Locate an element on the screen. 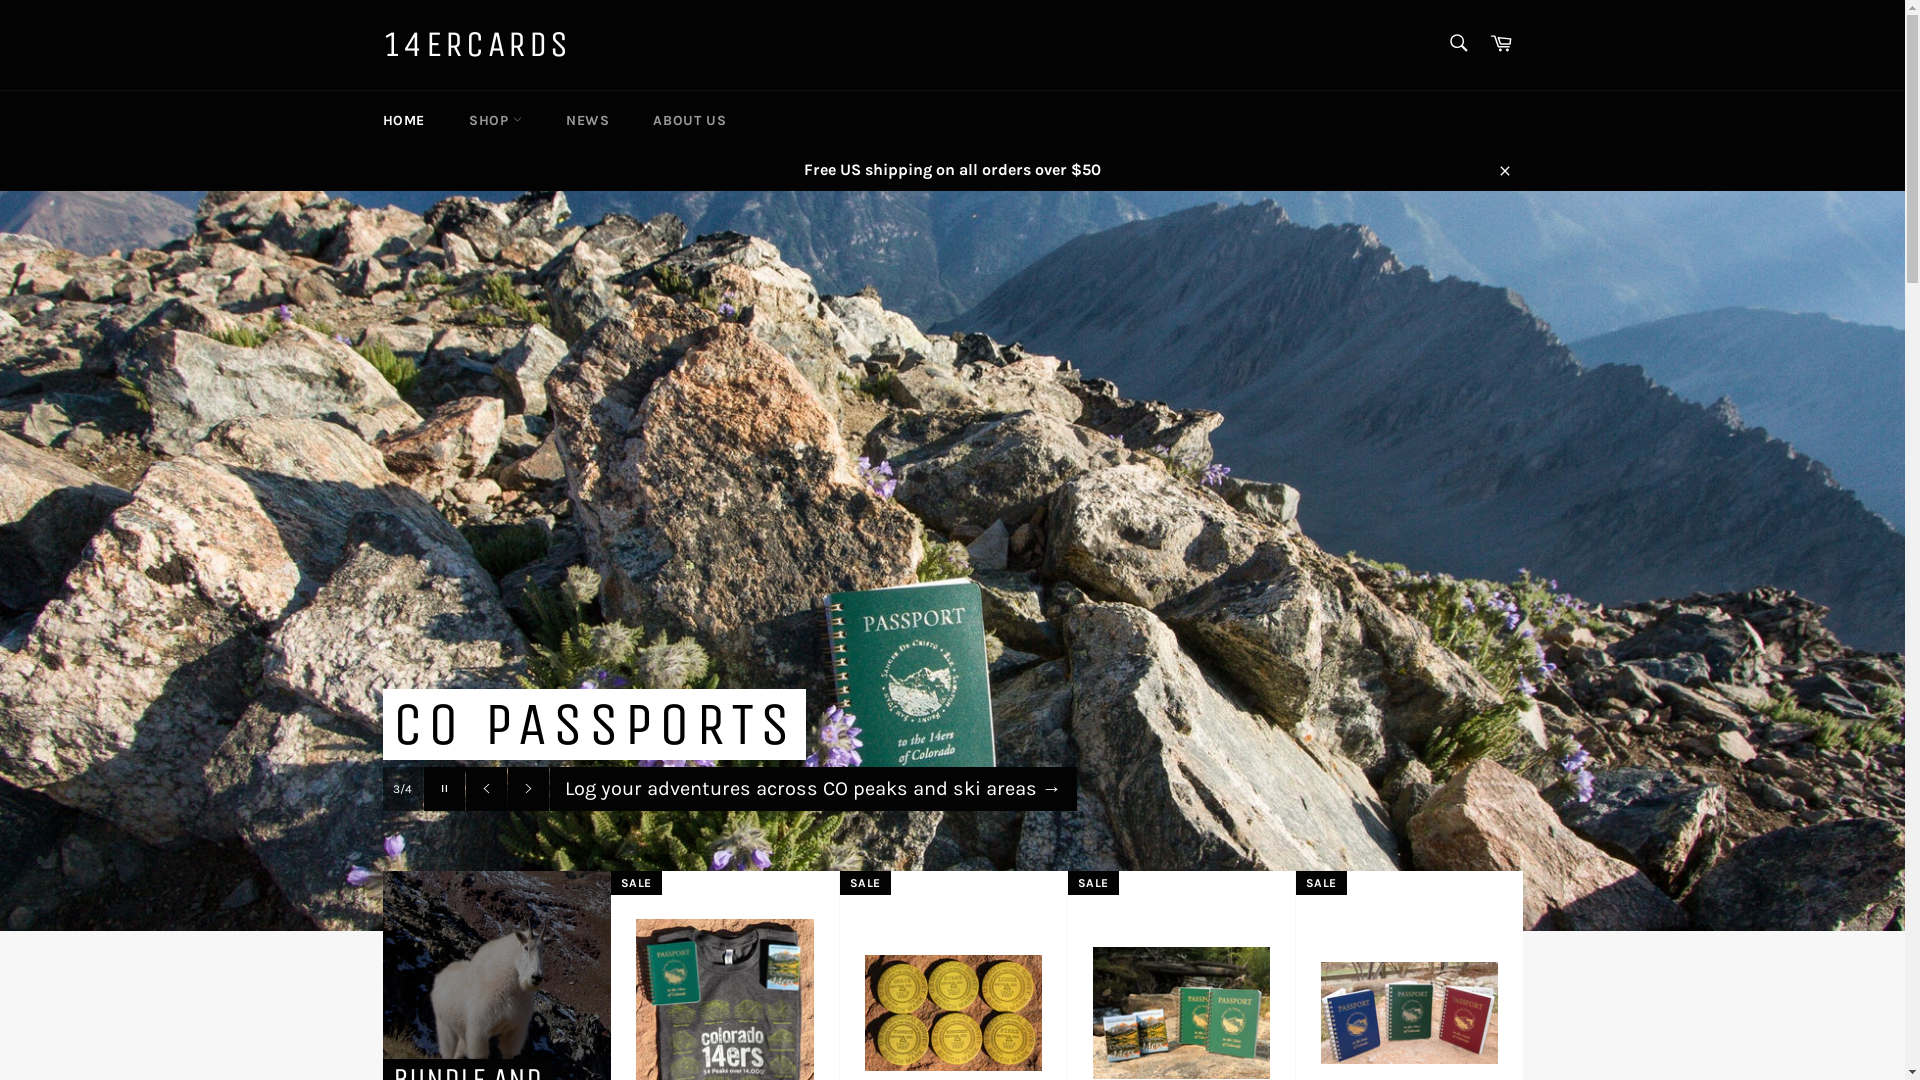  'HOME' is located at coordinates (361, 119).